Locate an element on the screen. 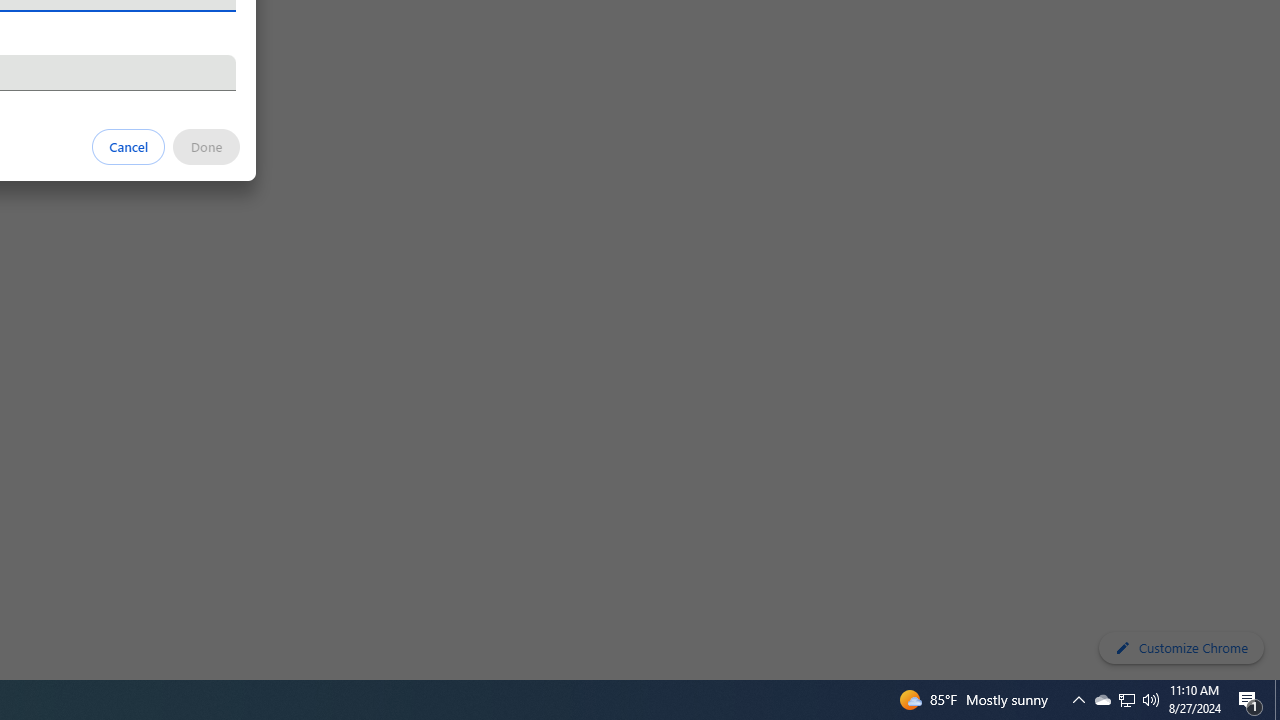 Image resolution: width=1280 pixels, height=720 pixels. 'Cancel' is located at coordinates (128, 145).